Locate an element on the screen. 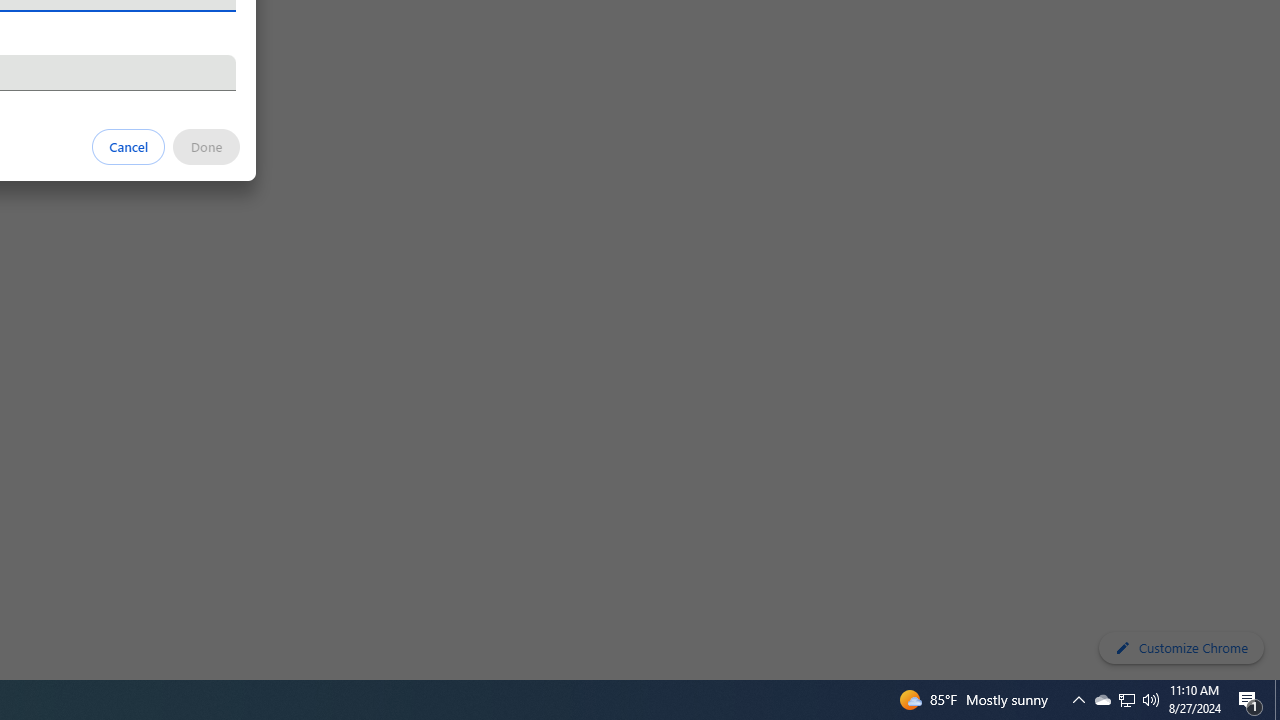 Image resolution: width=1280 pixels, height=720 pixels. 'Cancel' is located at coordinates (128, 145).